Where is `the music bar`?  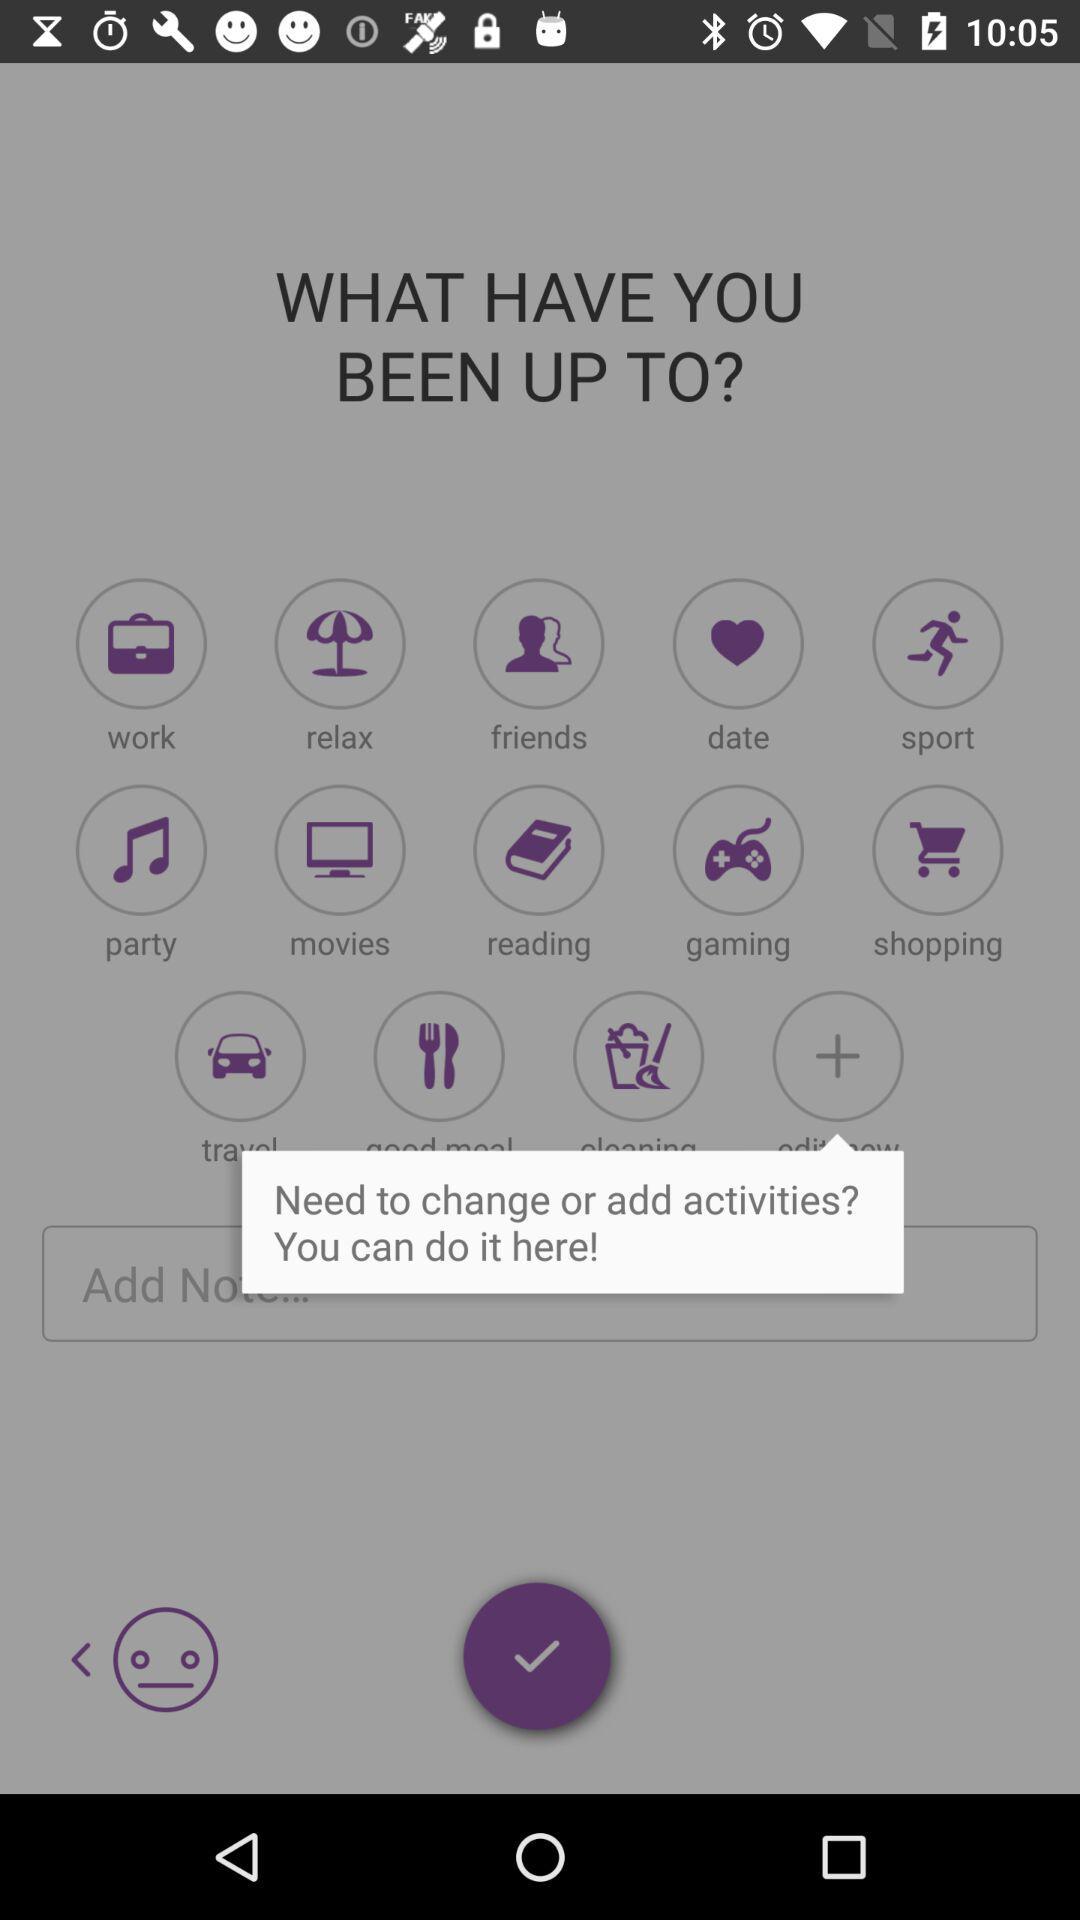 the music bar is located at coordinates (140, 850).